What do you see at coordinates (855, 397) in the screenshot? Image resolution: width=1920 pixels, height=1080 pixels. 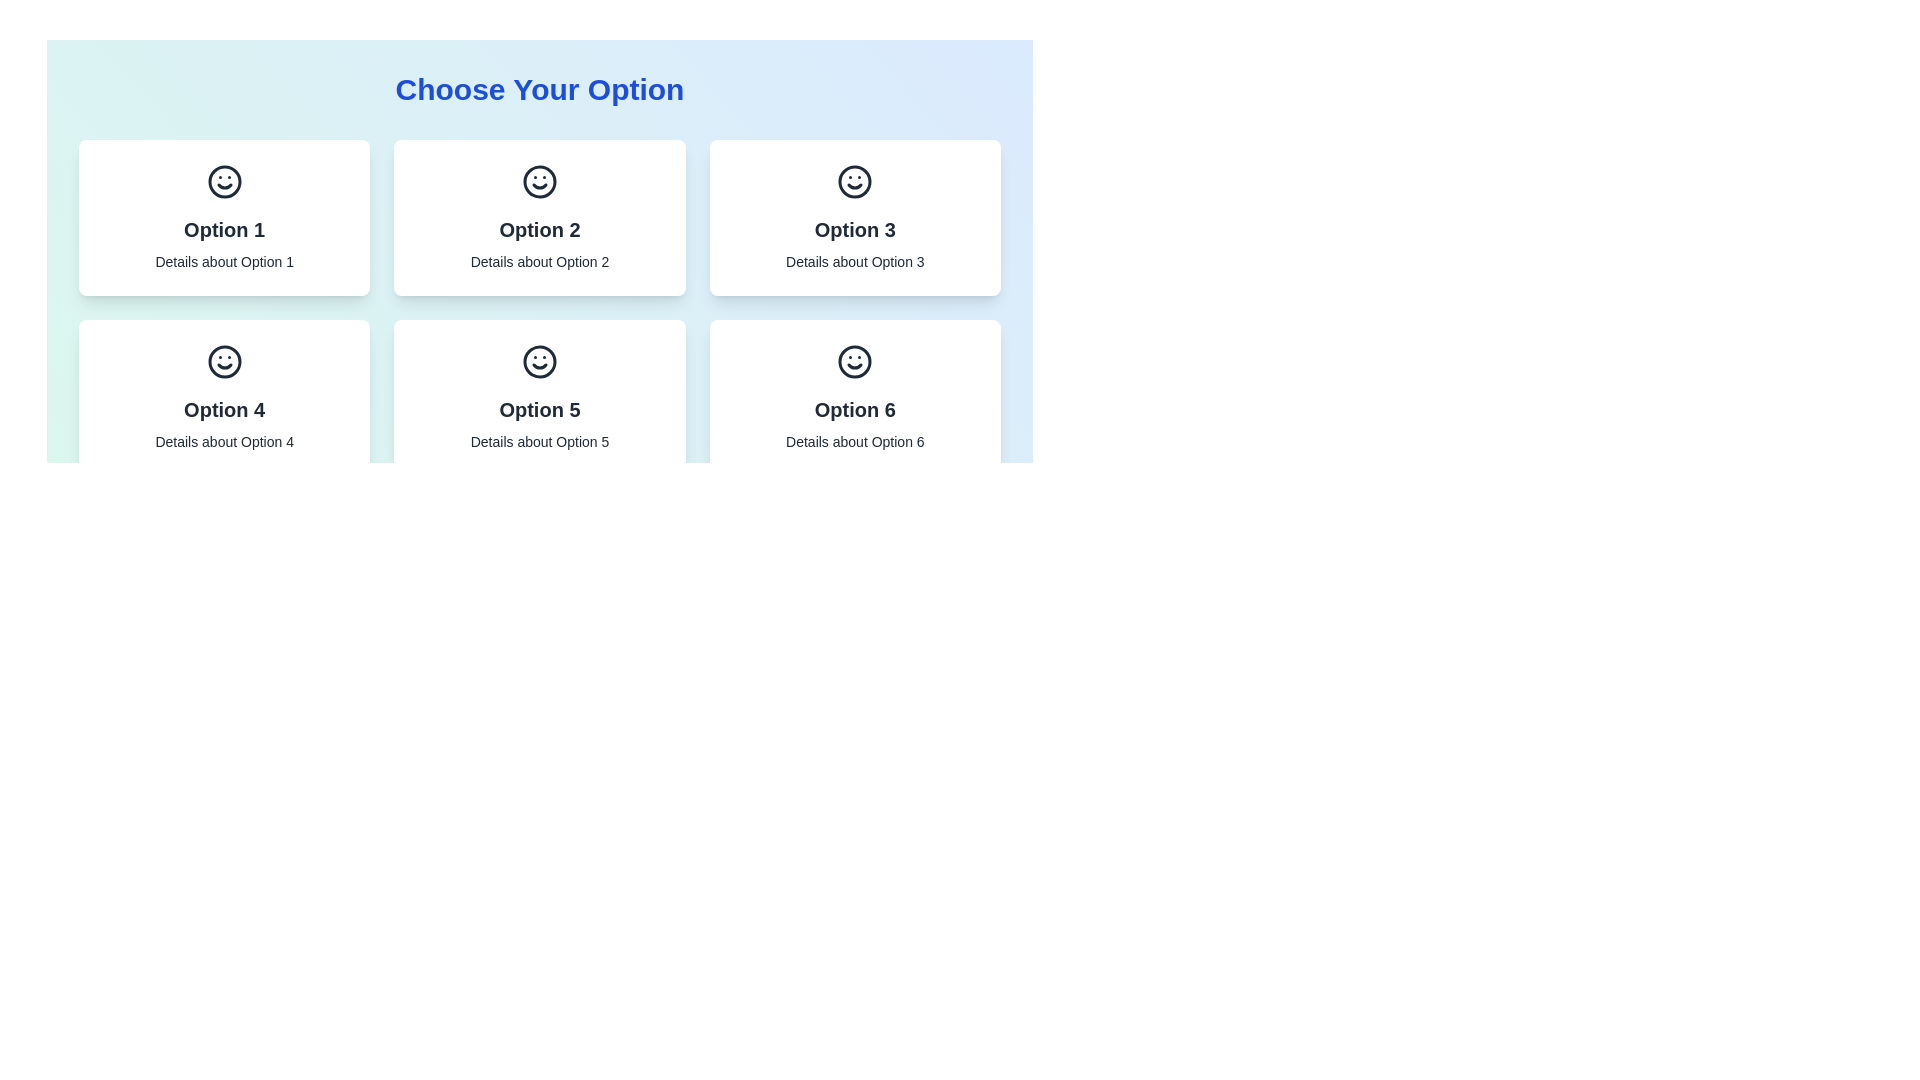 I see `the interactive option selector card titled 'How this Card works' located` at bounding box center [855, 397].